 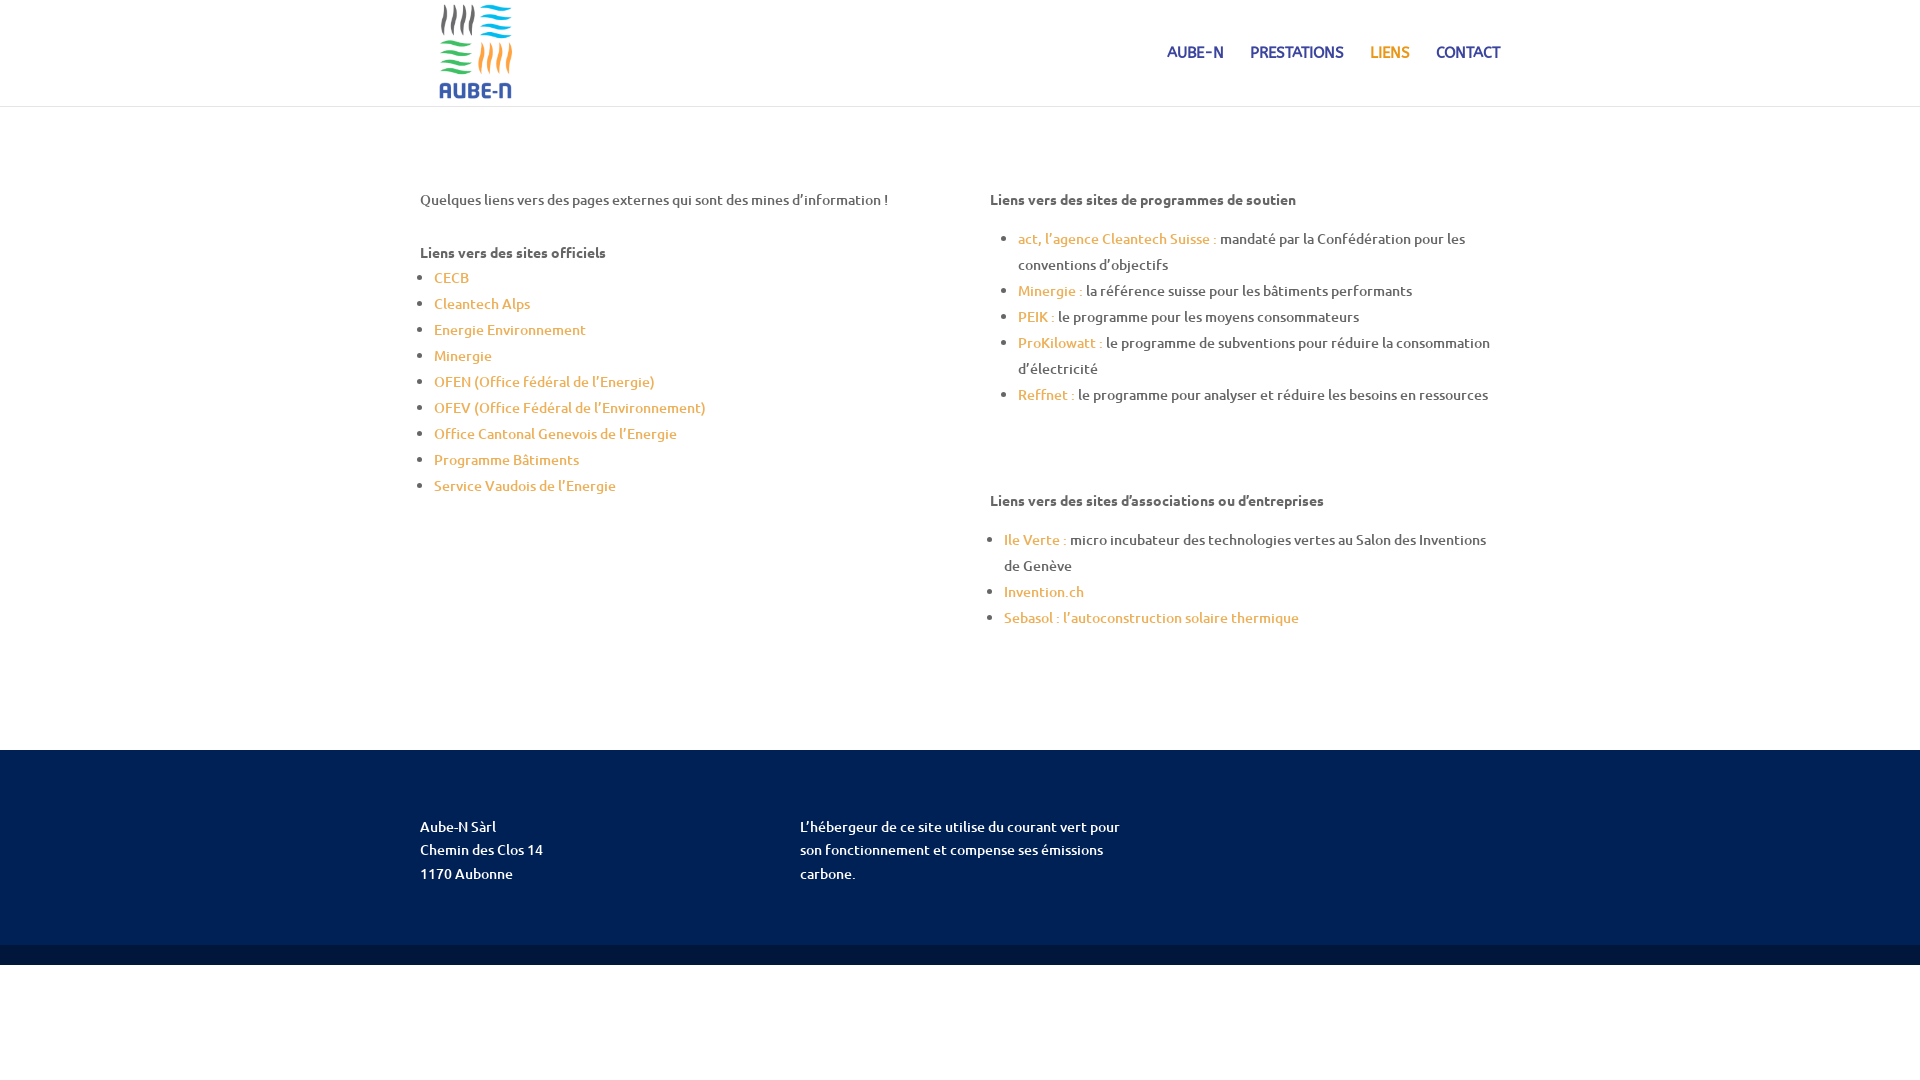 What do you see at coordinates (450, 277) in the screenshot?
I see `'CECB'` at bounding box center [450, 277].